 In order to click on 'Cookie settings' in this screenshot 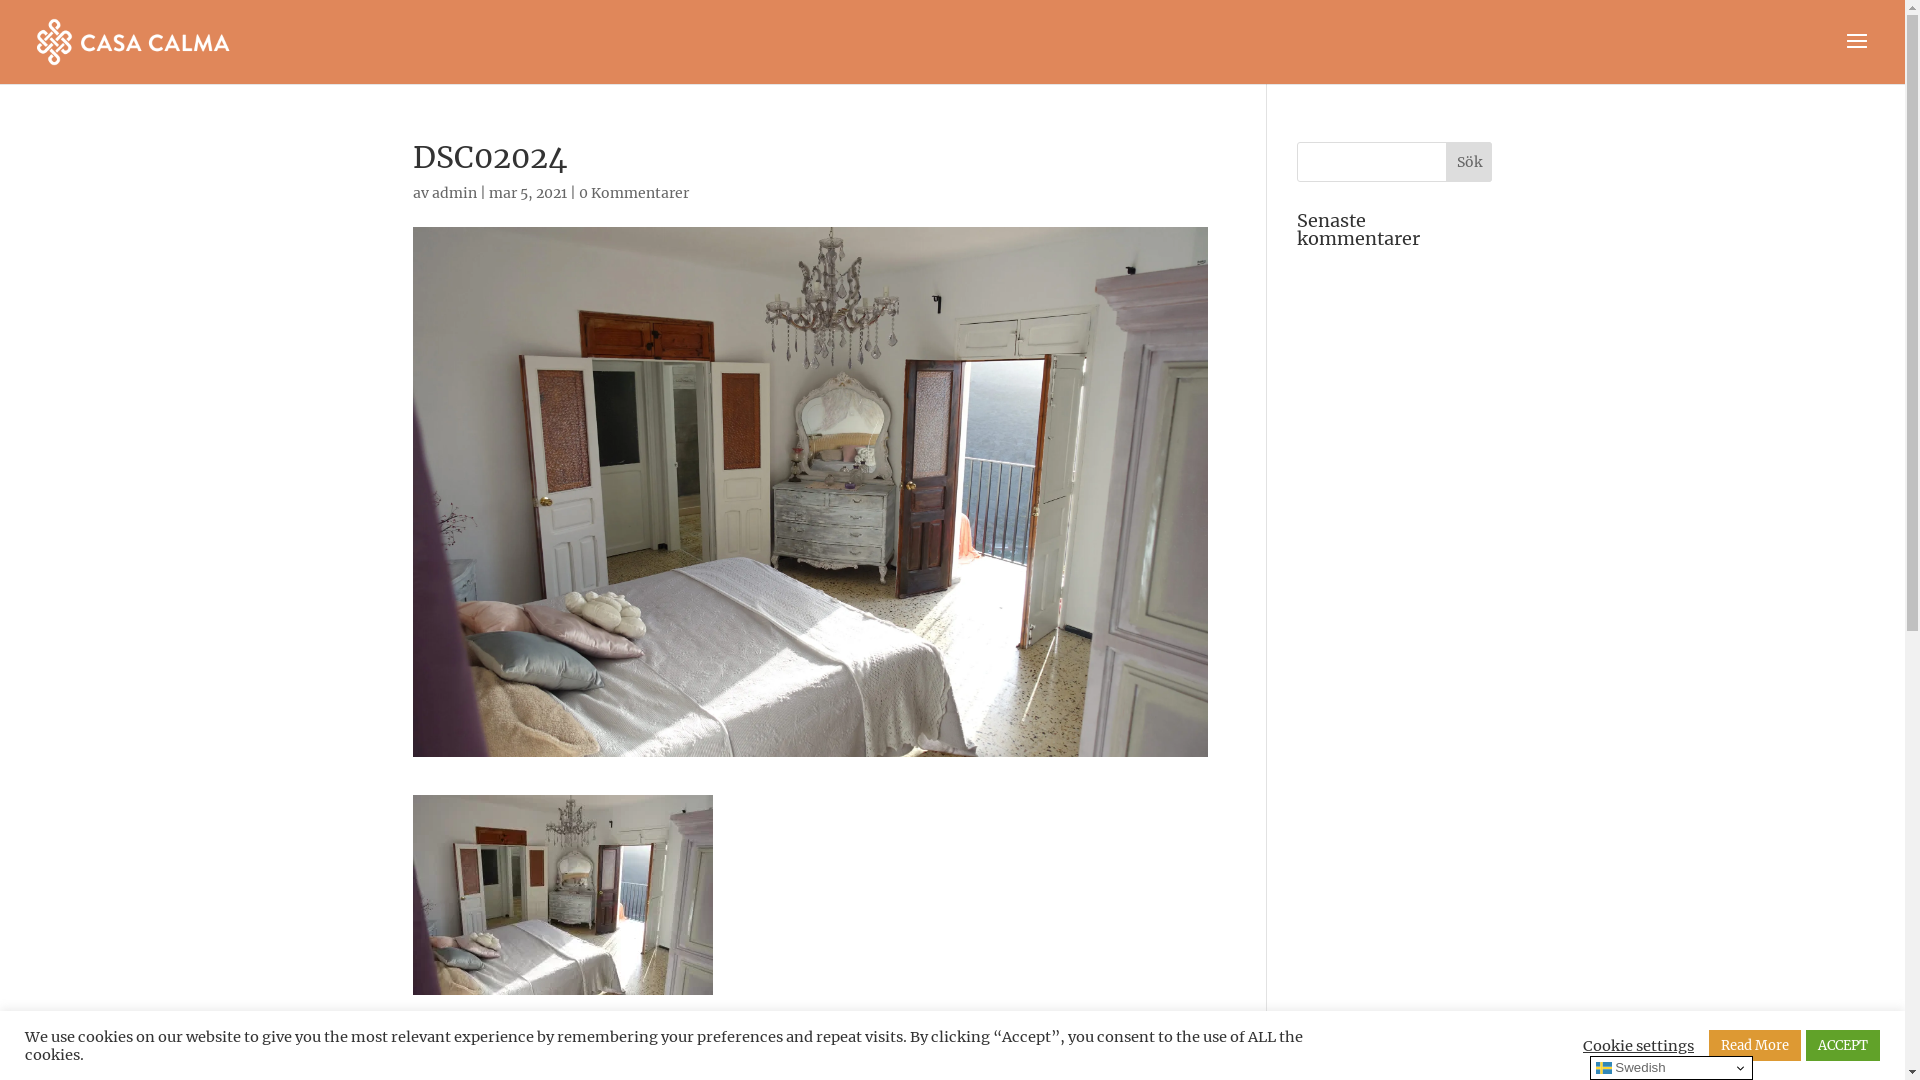, I will do `click(1638, 1044)`.